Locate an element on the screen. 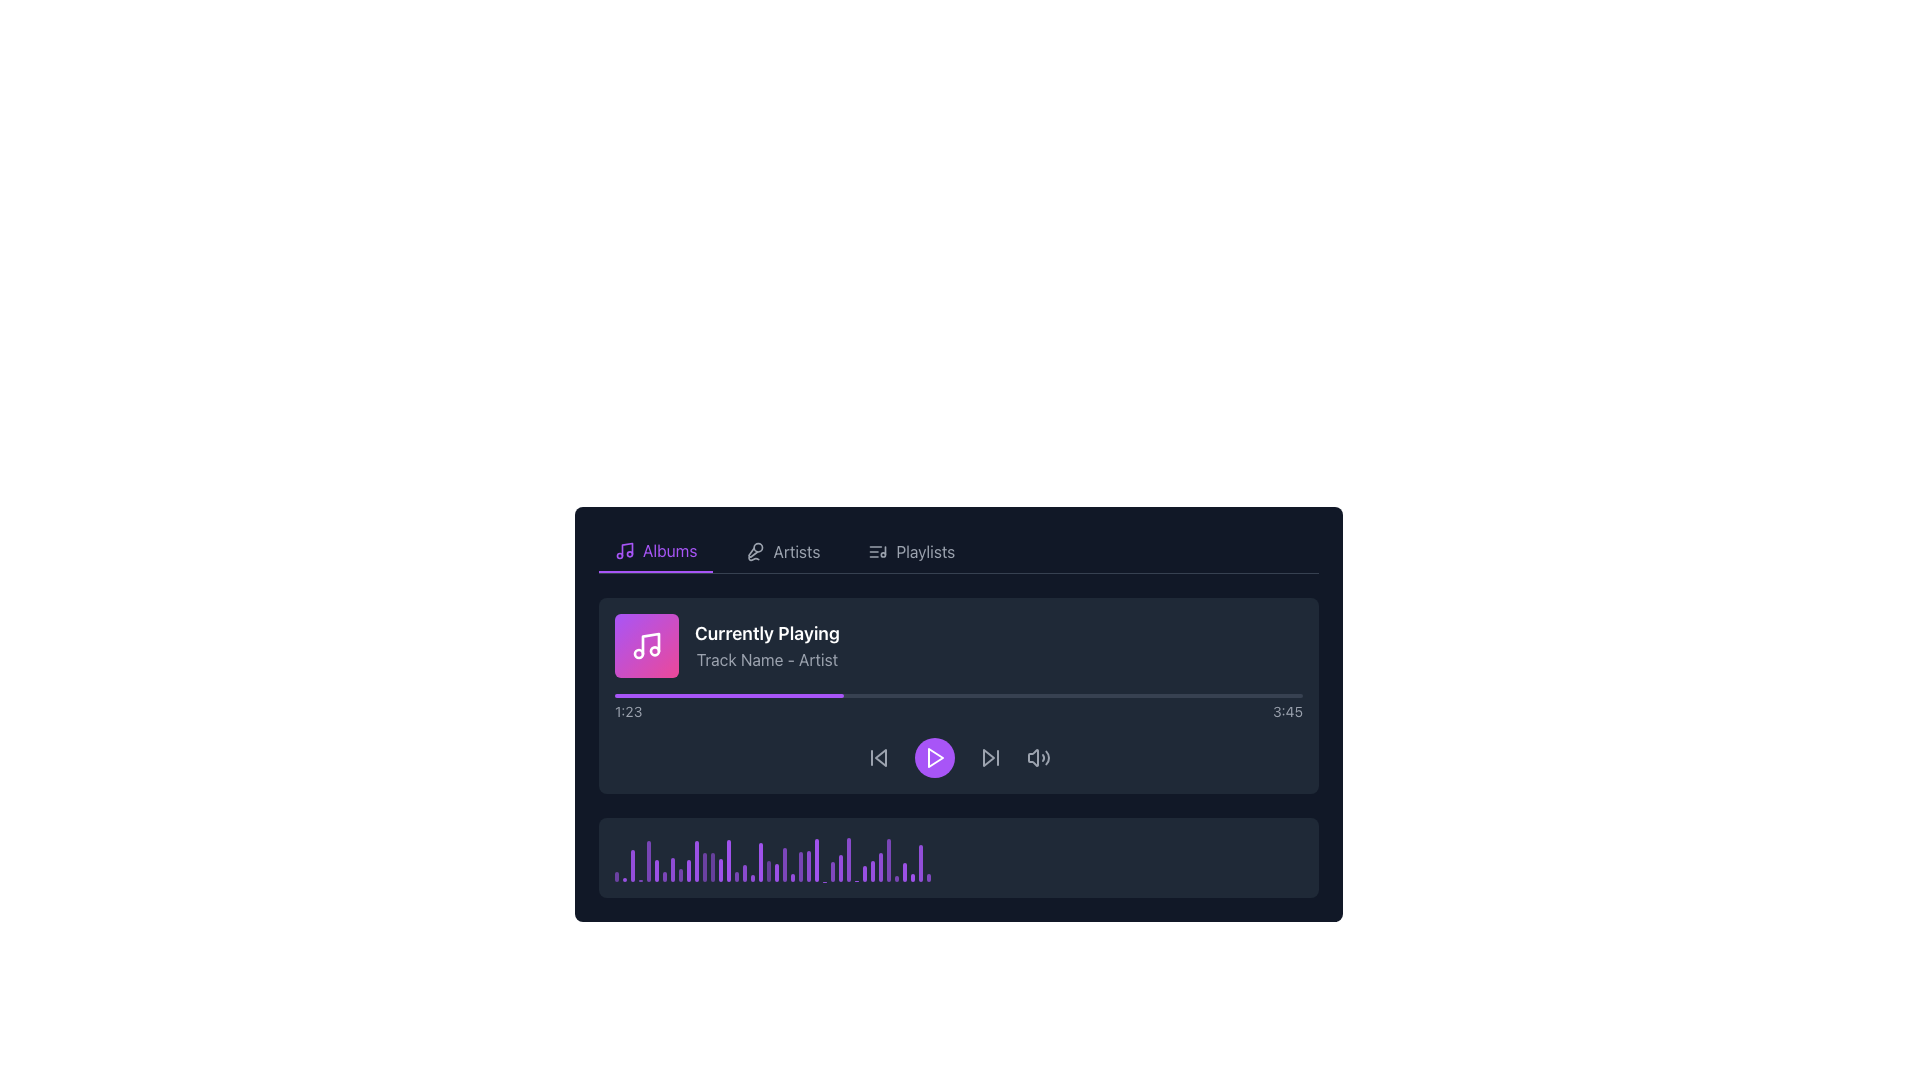  the seventh graphical bar in the footer panel is located at coordinates (665, 875).